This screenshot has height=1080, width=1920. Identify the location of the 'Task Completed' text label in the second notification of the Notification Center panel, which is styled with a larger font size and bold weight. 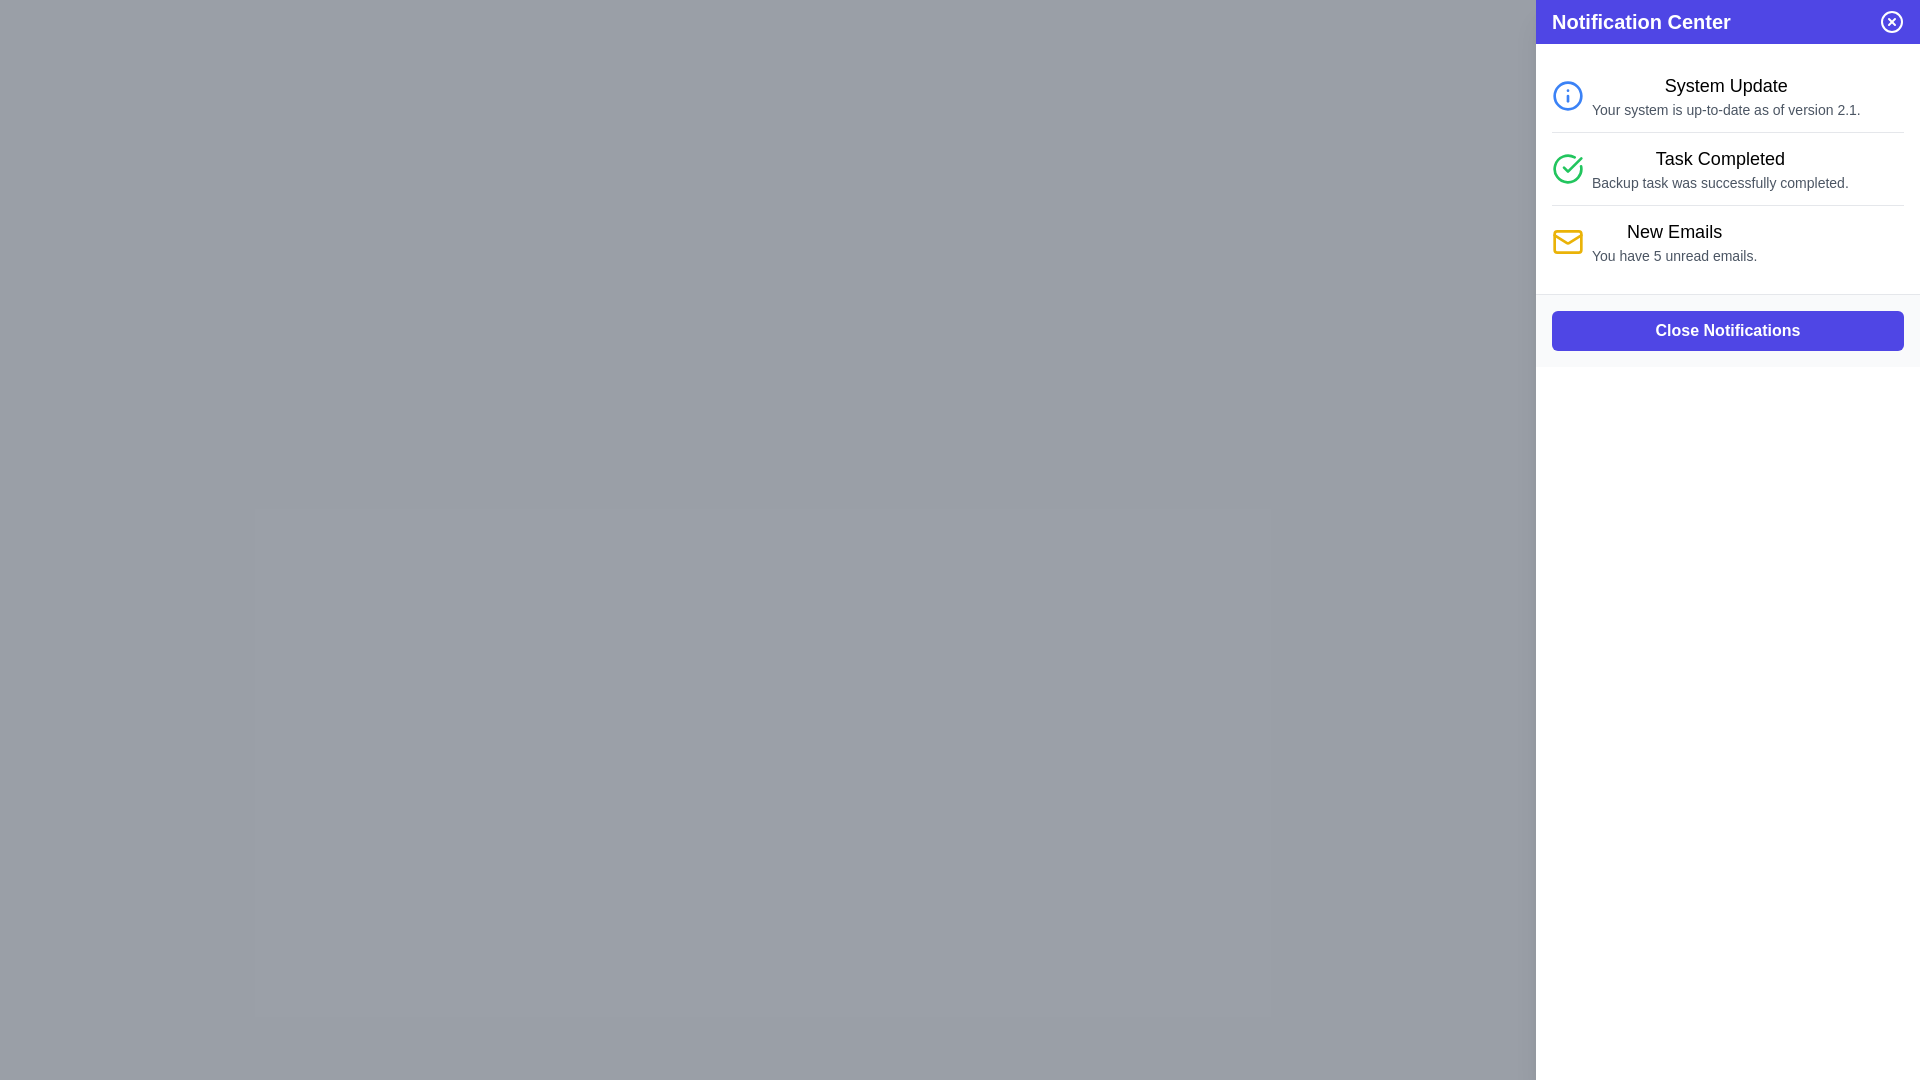
(1719, 157).